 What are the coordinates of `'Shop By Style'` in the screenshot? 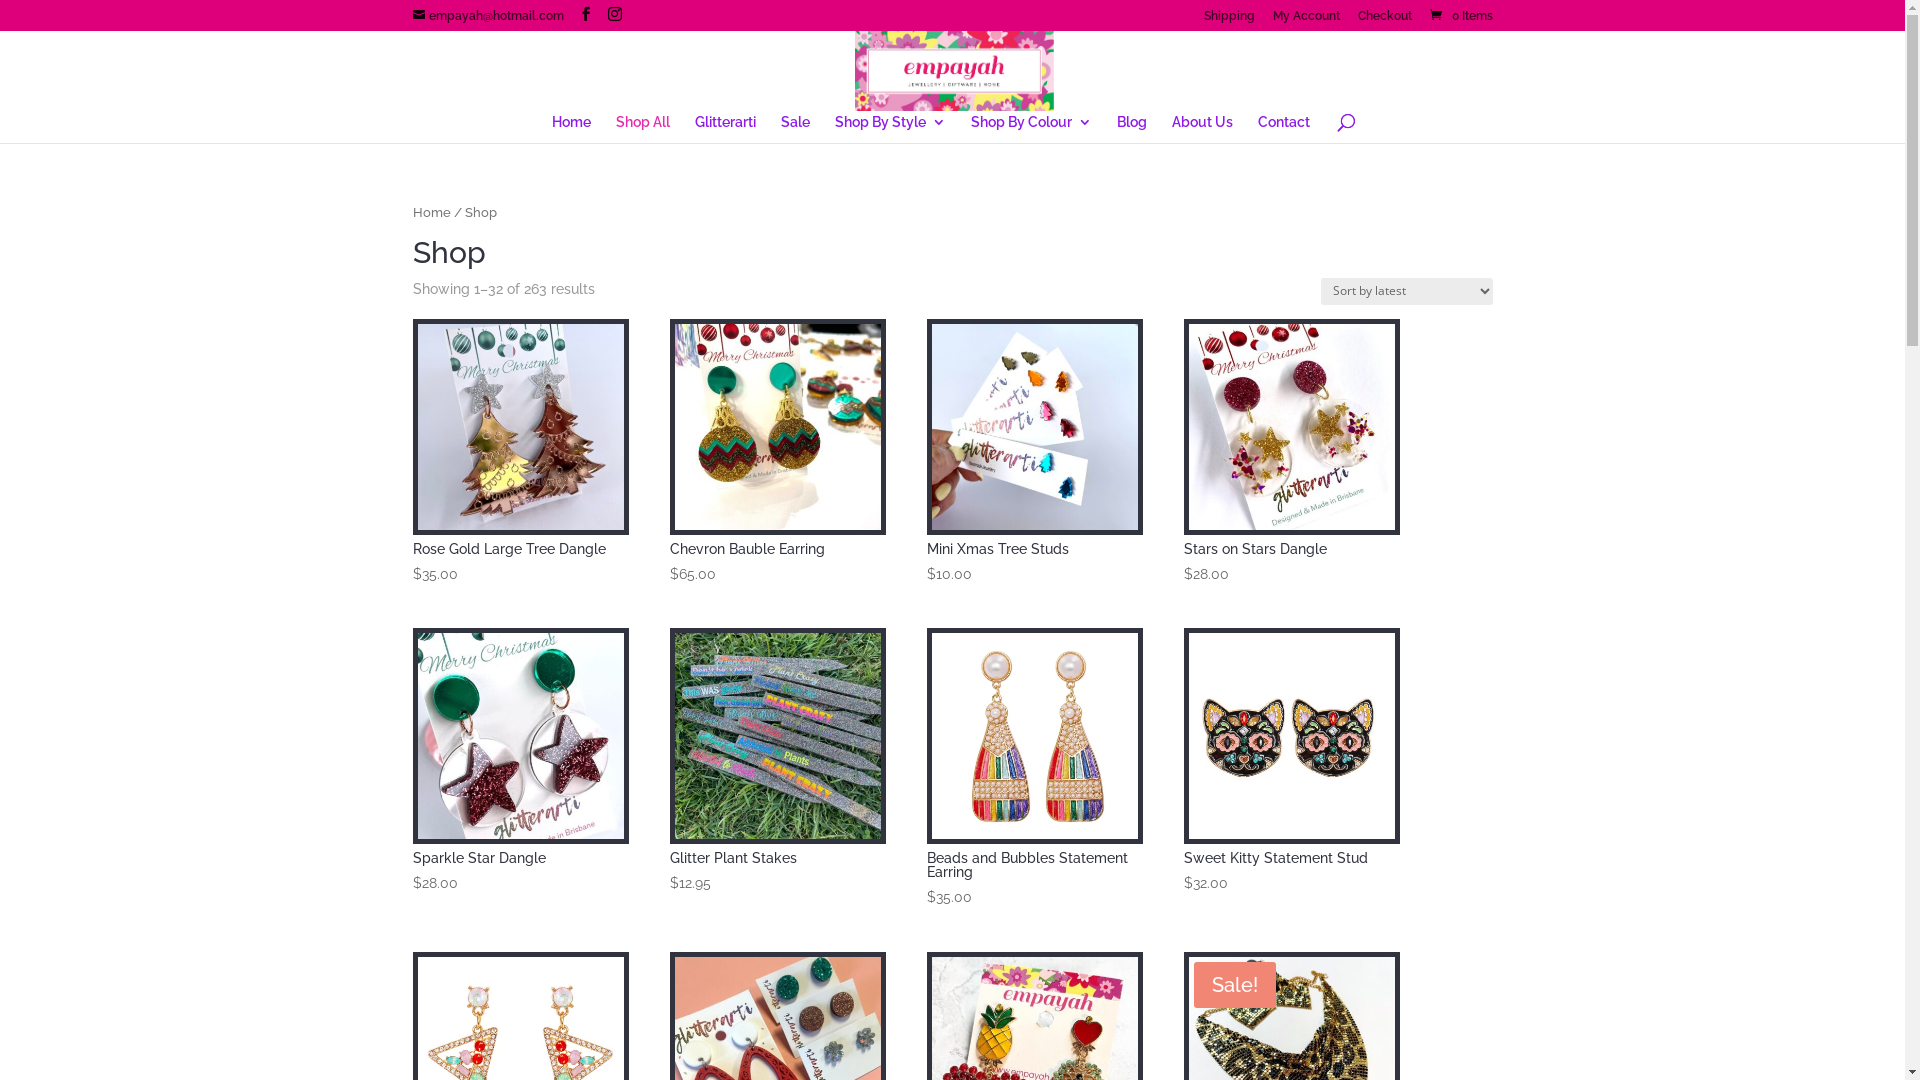 It's located at (889, 128).